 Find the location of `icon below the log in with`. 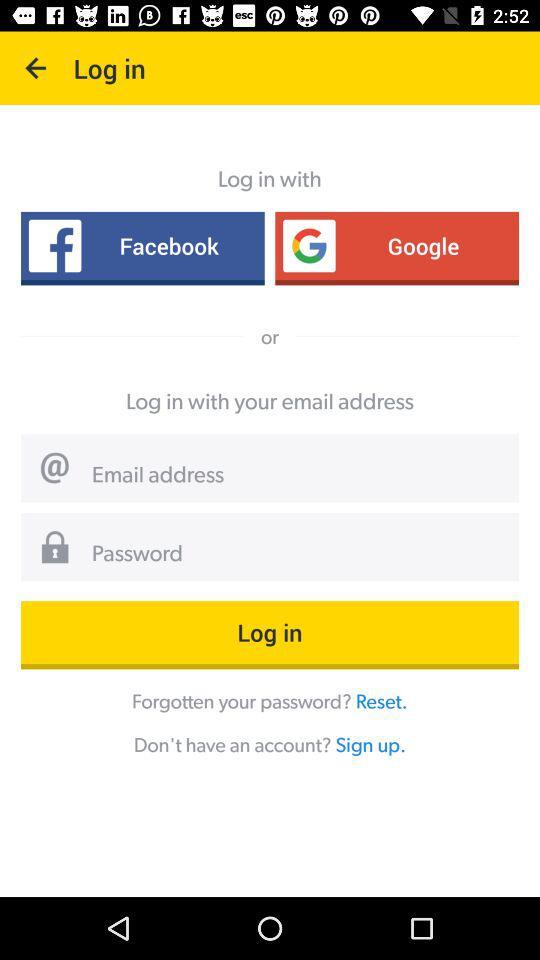

icon below the log in with is located at coordinates (141, 244).